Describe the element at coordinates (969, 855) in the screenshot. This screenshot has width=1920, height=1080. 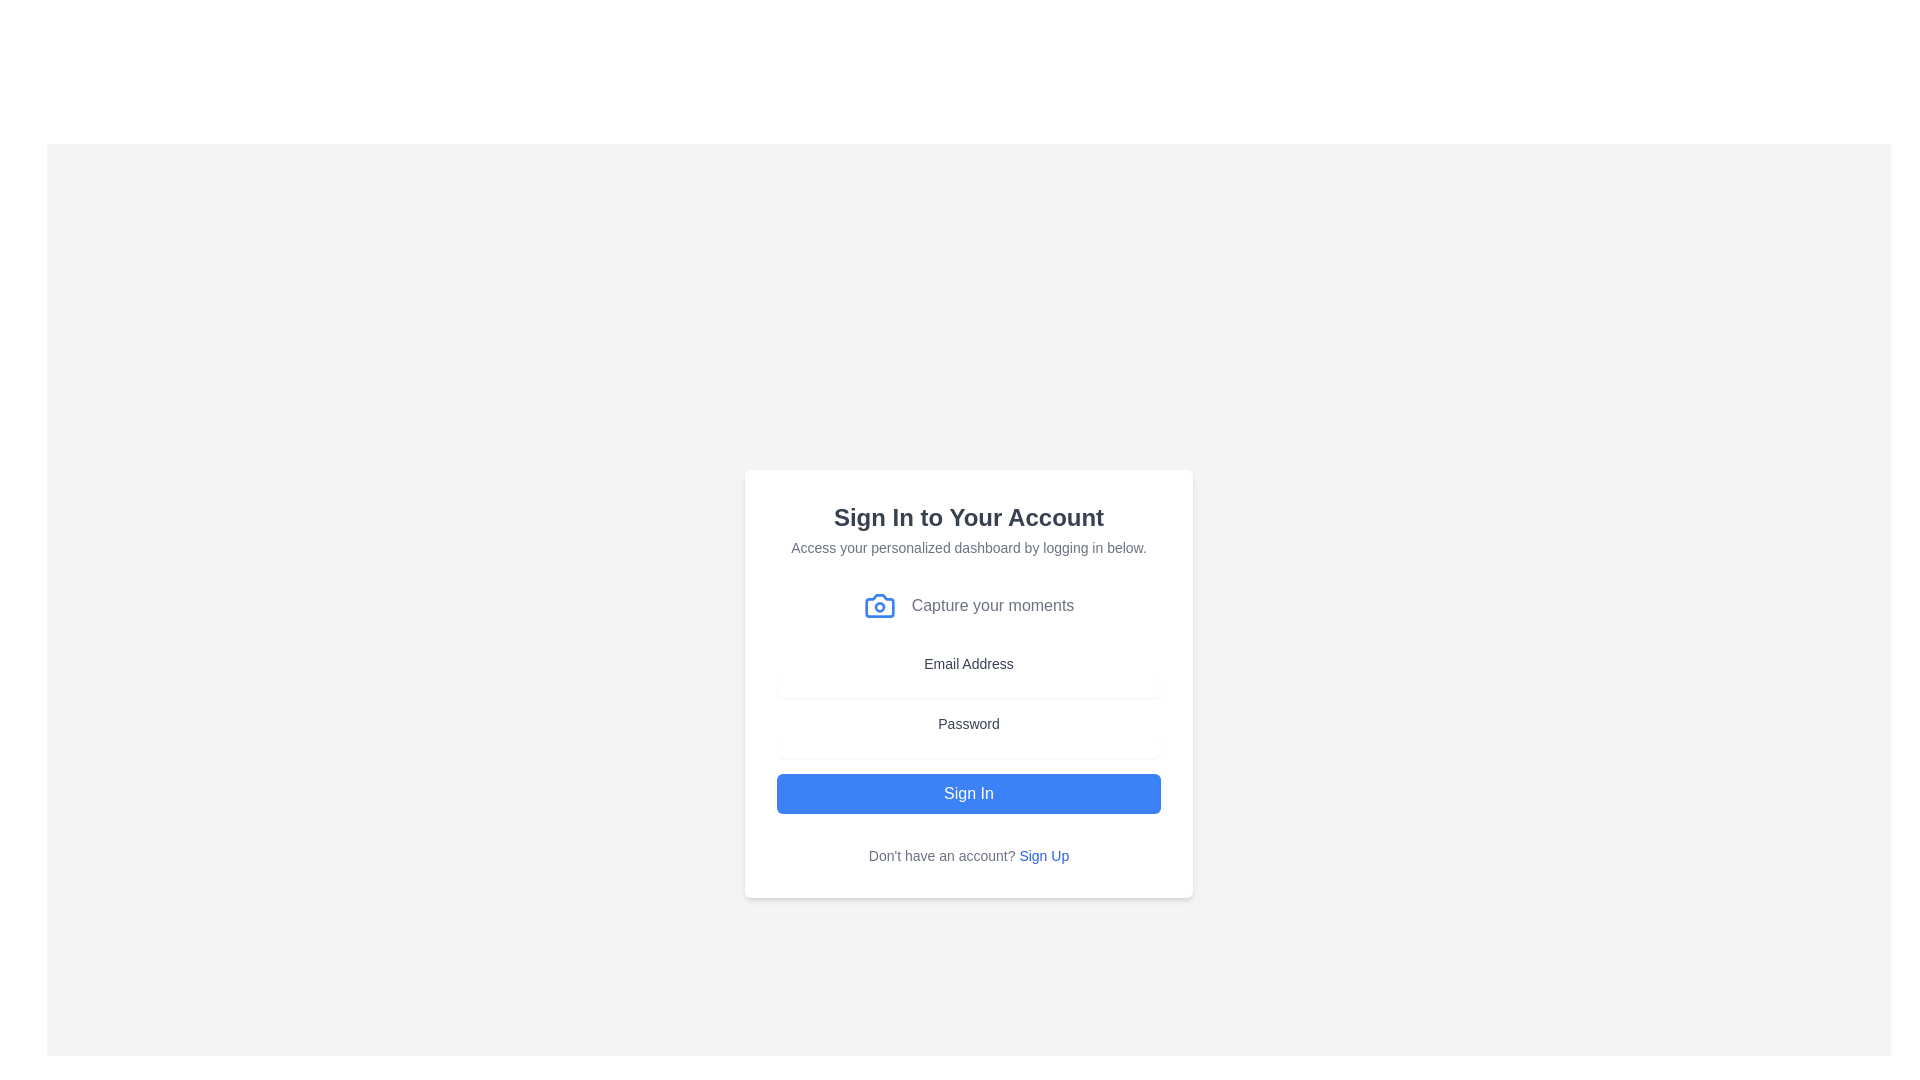
I see `the 'Sign Up' text link at the bottom of the card to trigger the underline styling effect` at that location.